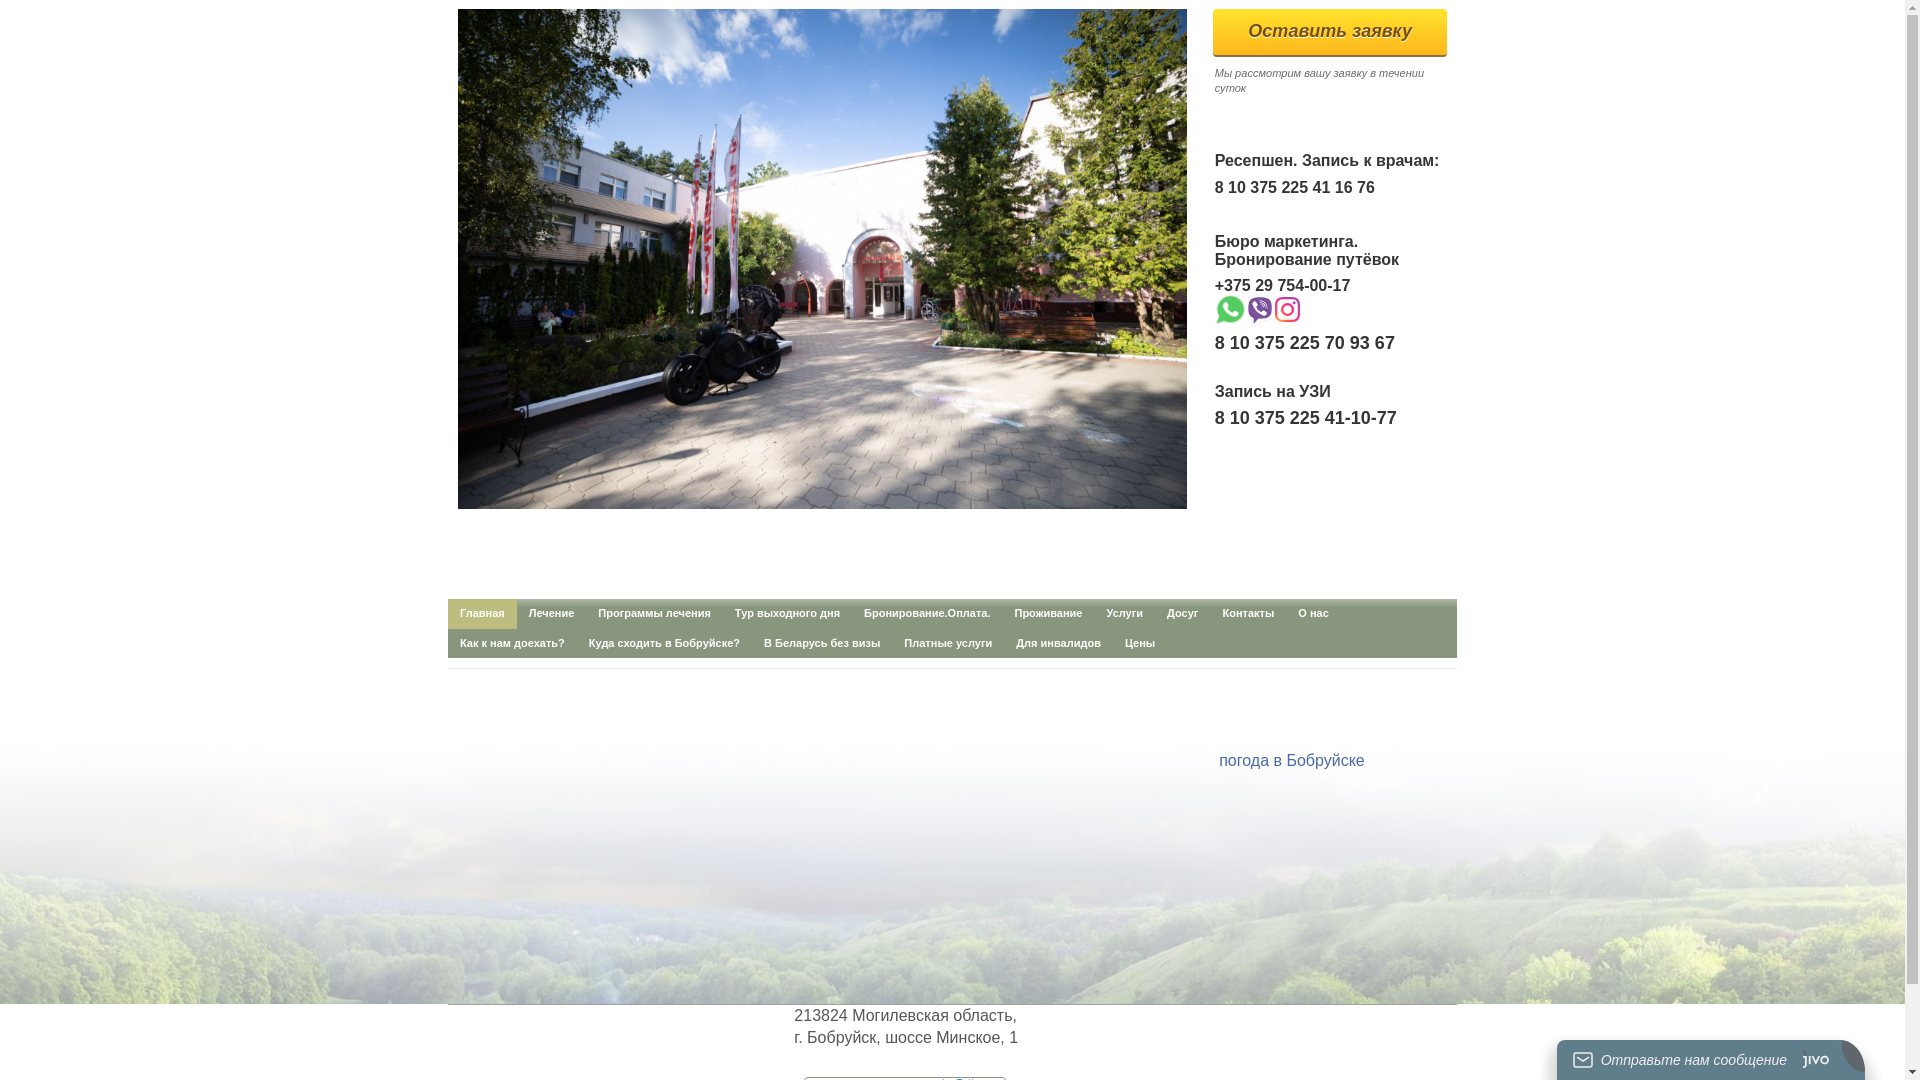 The width and height of the screenshot is (1920, 1080). I want to click on 'Instagram_icon-icons.com_66804.png', so click(1287, 309).